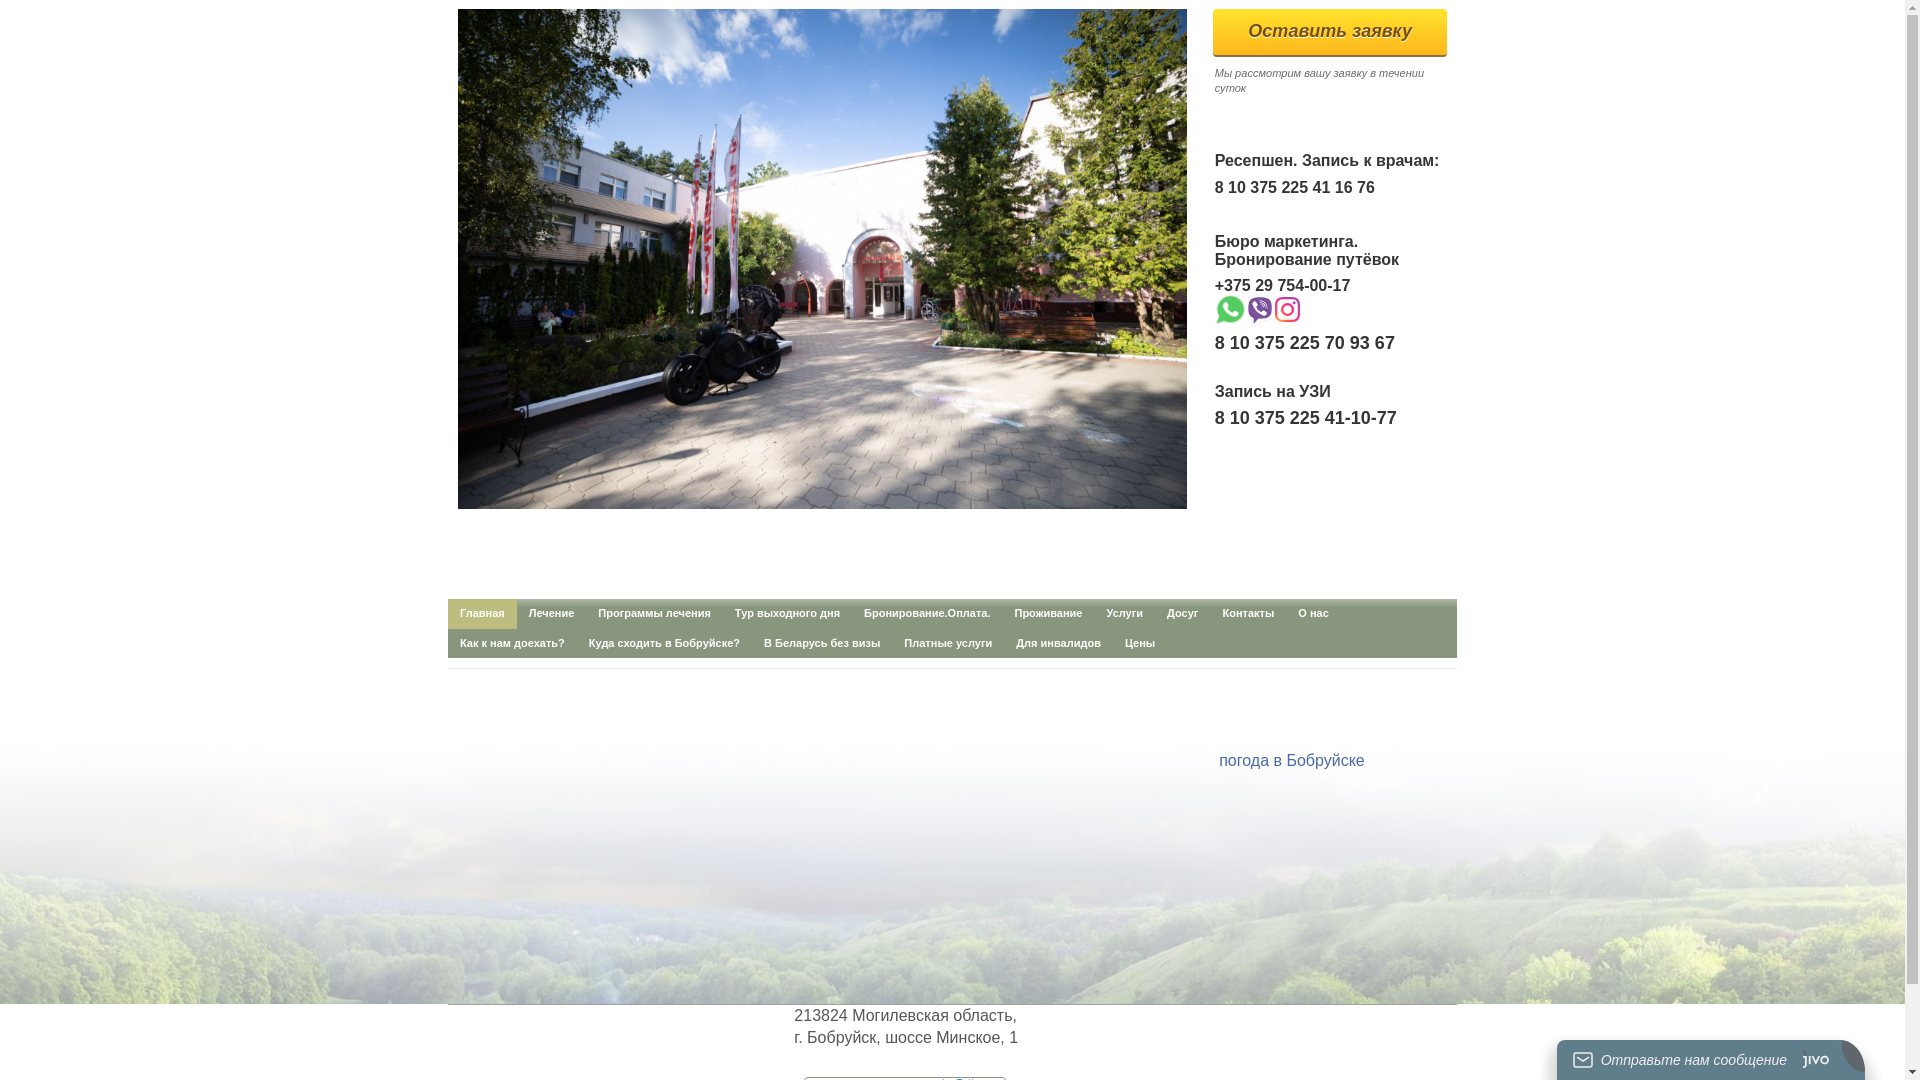 The width and height of the screenshot is (1920, 1080). I want to click on 'Instagram_icon-icons.com_66804.png', so click(1287, 309).